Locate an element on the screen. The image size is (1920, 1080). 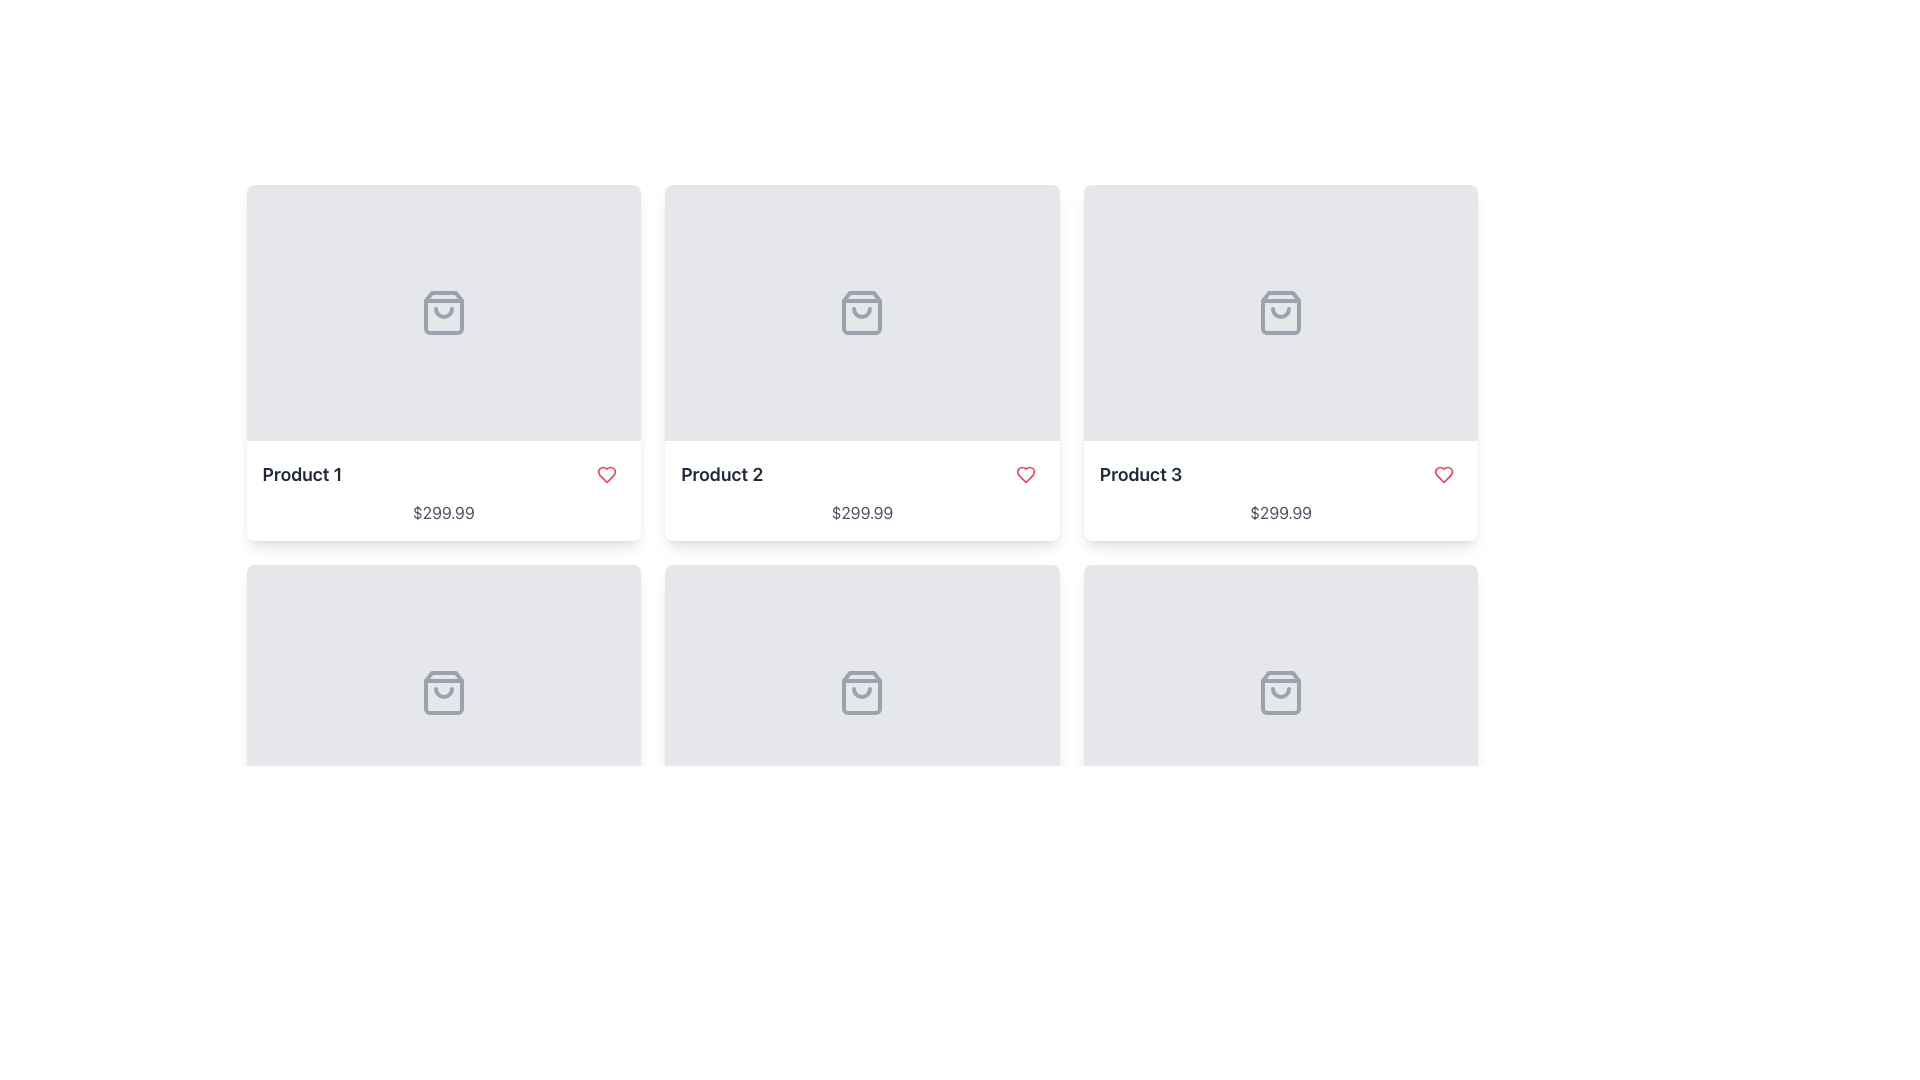
the heart icon button is located at coordinates (1444, 474).